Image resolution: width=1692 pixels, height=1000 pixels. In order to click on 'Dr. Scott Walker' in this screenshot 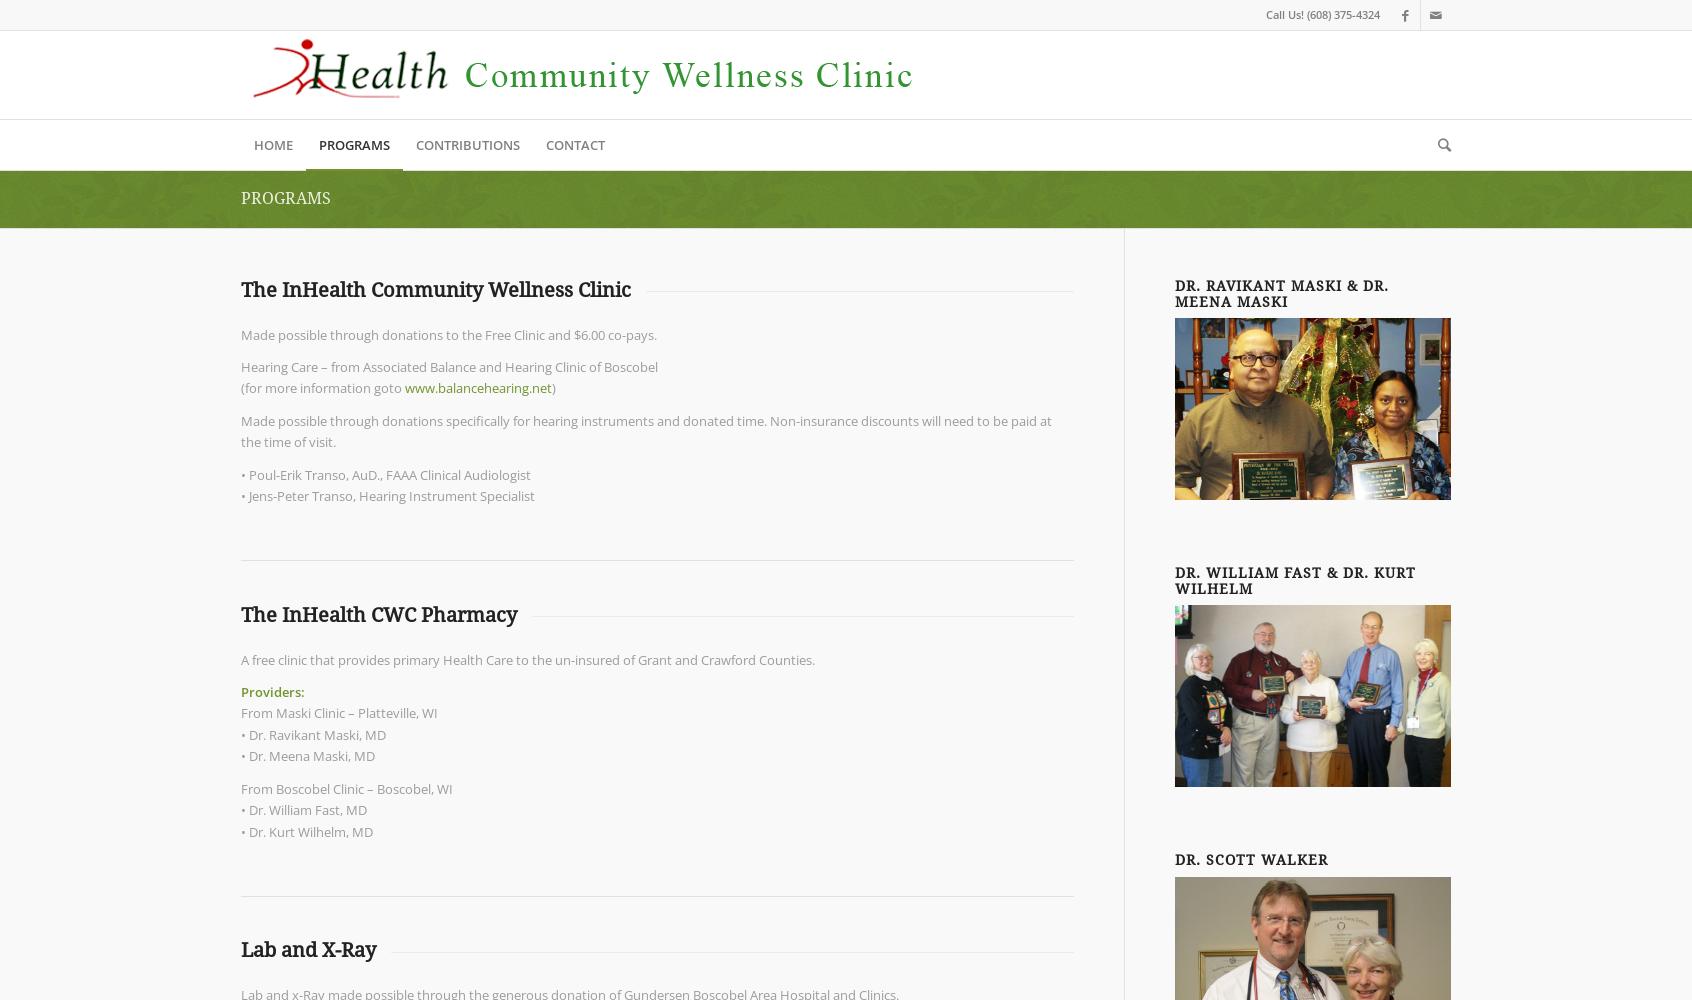, I will do `click(1251, 859)`.